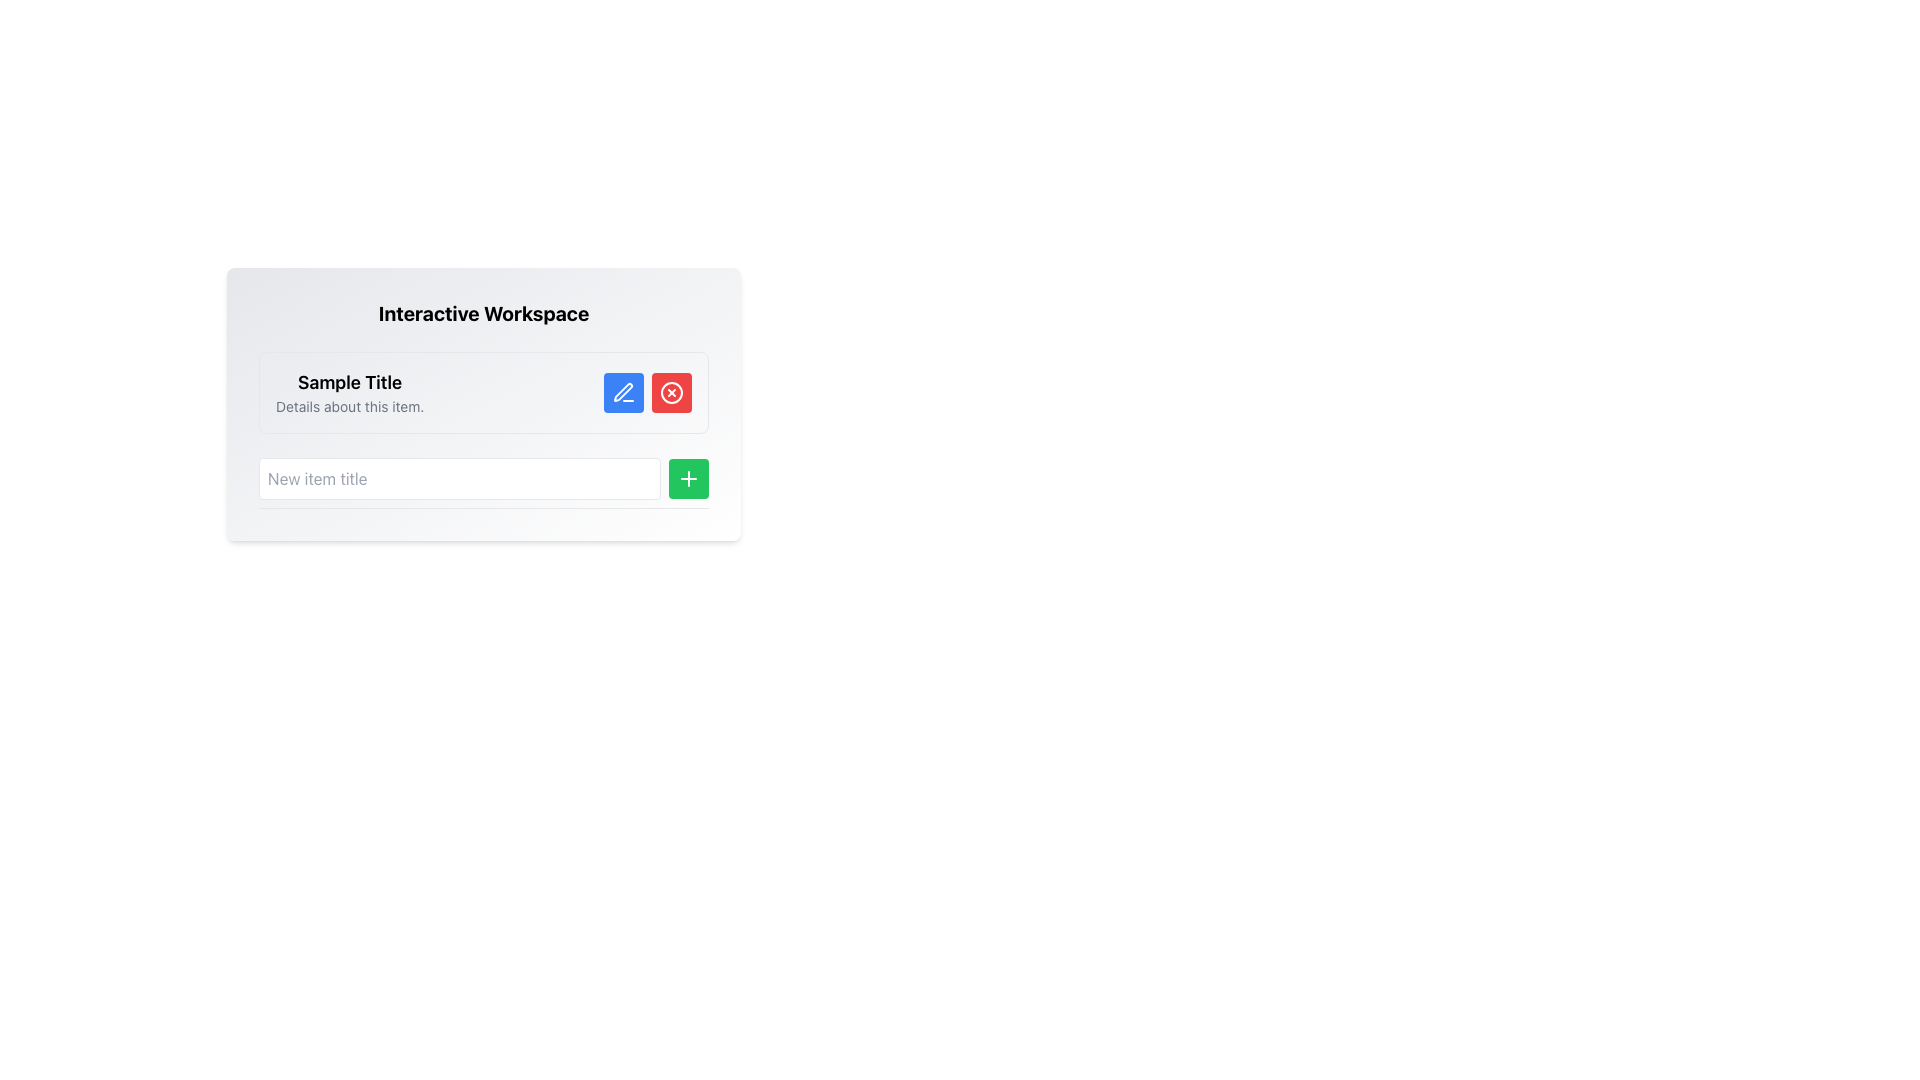 This screenshot has height=1080, width=1920. What do you see at coordinates (672, 393) in the screenshot?
I see `the red button with a circular 'x' icon, positioned to the right of the blue button under 'Interactive Workspace' and 'Sample Title'` at bounding box center [672, 393].